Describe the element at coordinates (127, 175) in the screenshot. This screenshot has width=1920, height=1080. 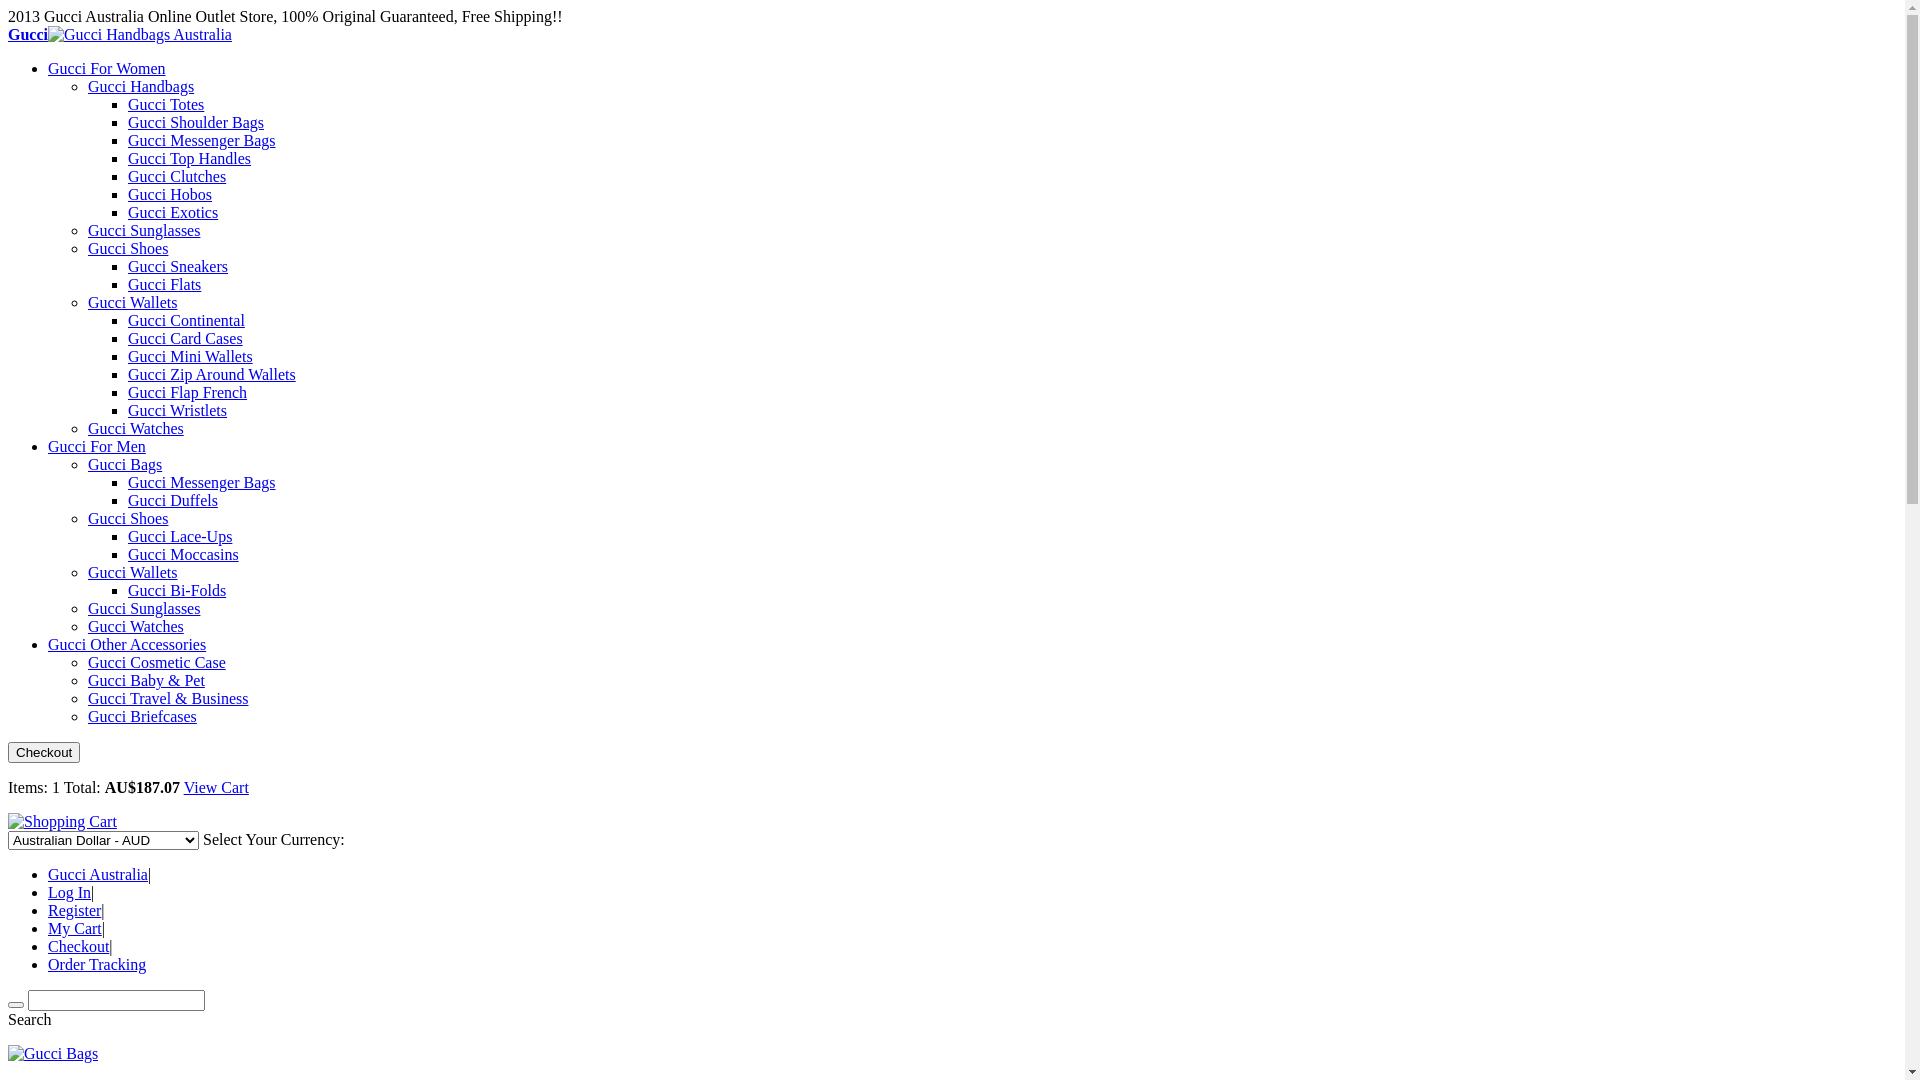
I see `'Gucci Clutches'` at that location.